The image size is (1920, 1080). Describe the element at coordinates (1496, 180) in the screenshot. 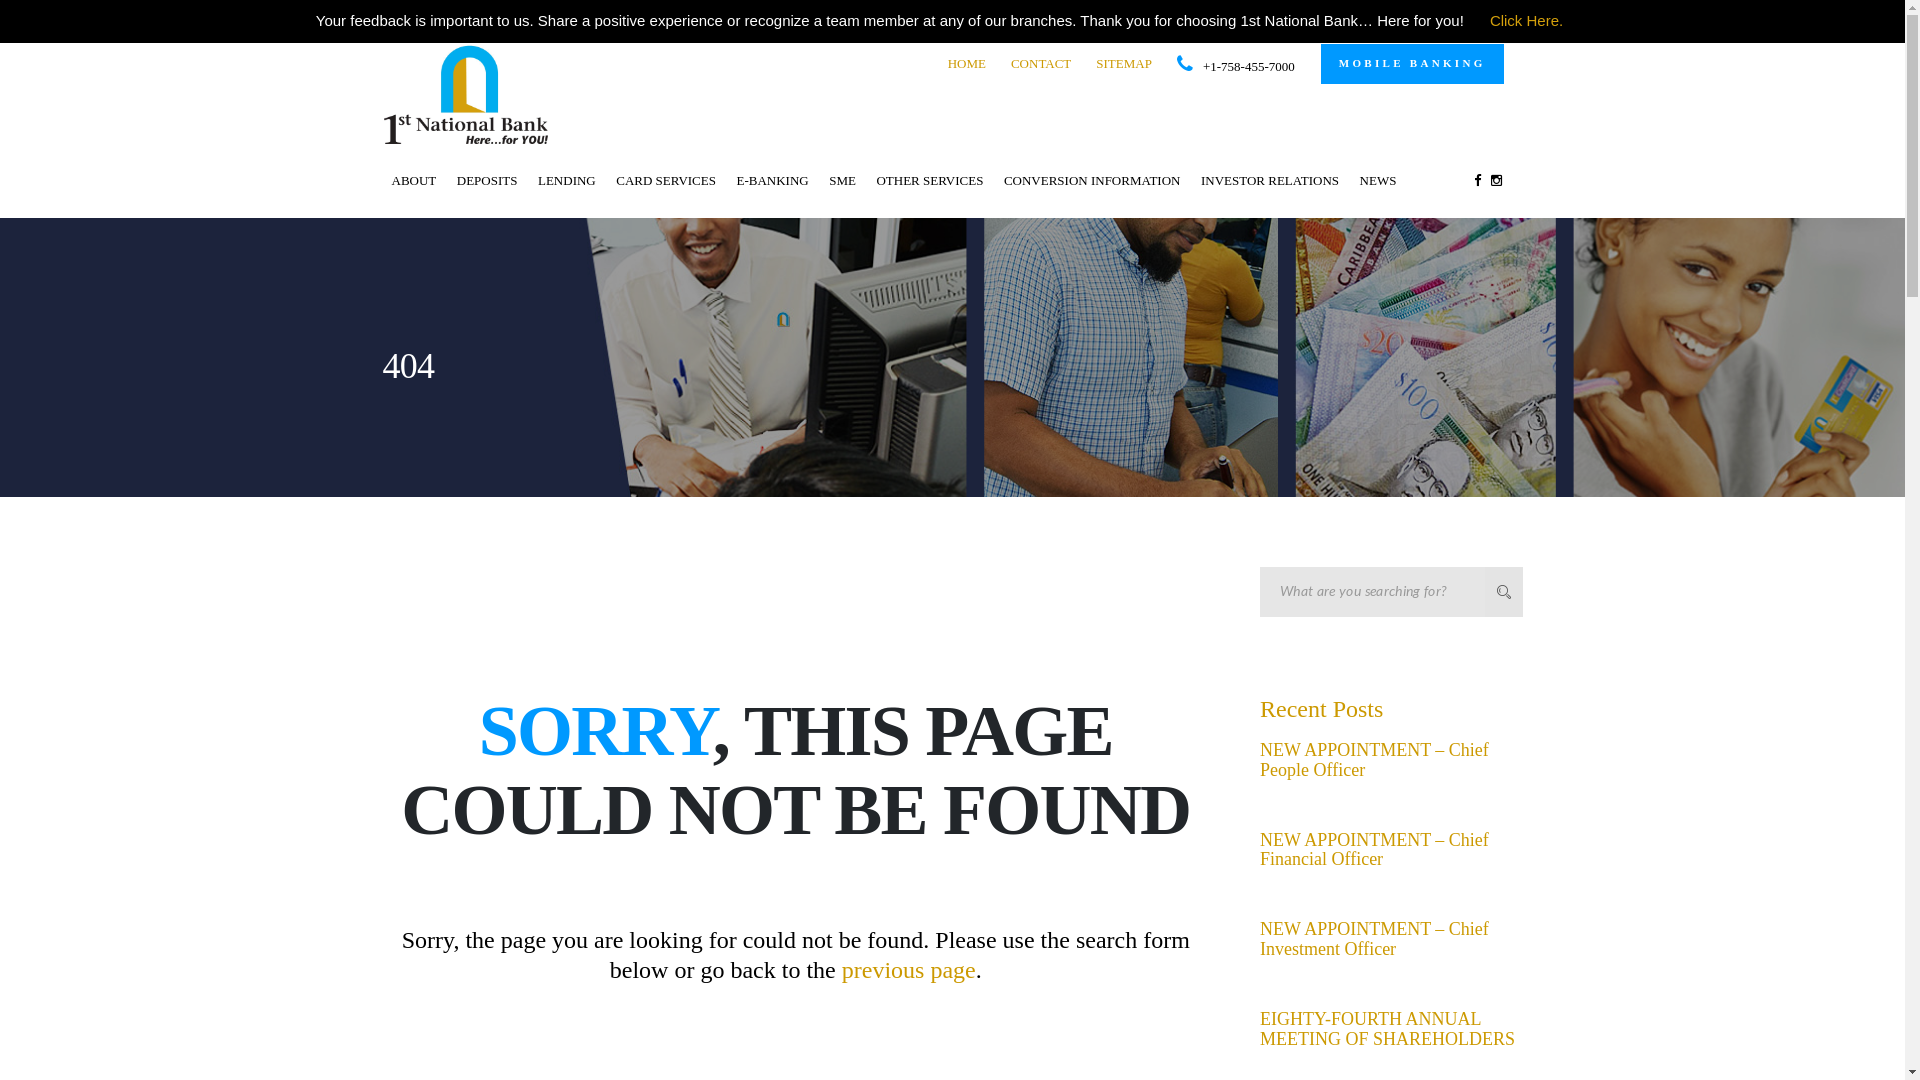

I see `'Instagram'` at that location.